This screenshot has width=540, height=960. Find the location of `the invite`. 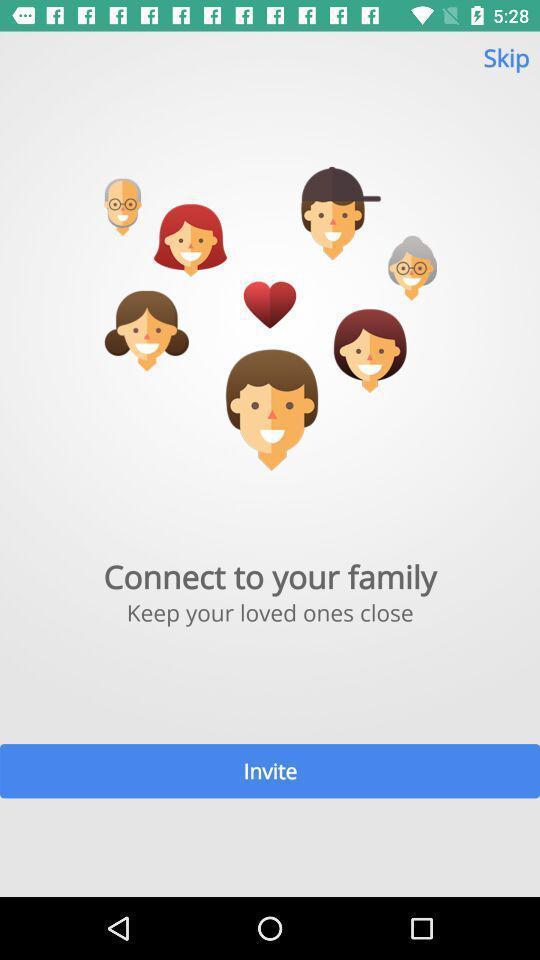

the invite is located at coordinates (270, 770).